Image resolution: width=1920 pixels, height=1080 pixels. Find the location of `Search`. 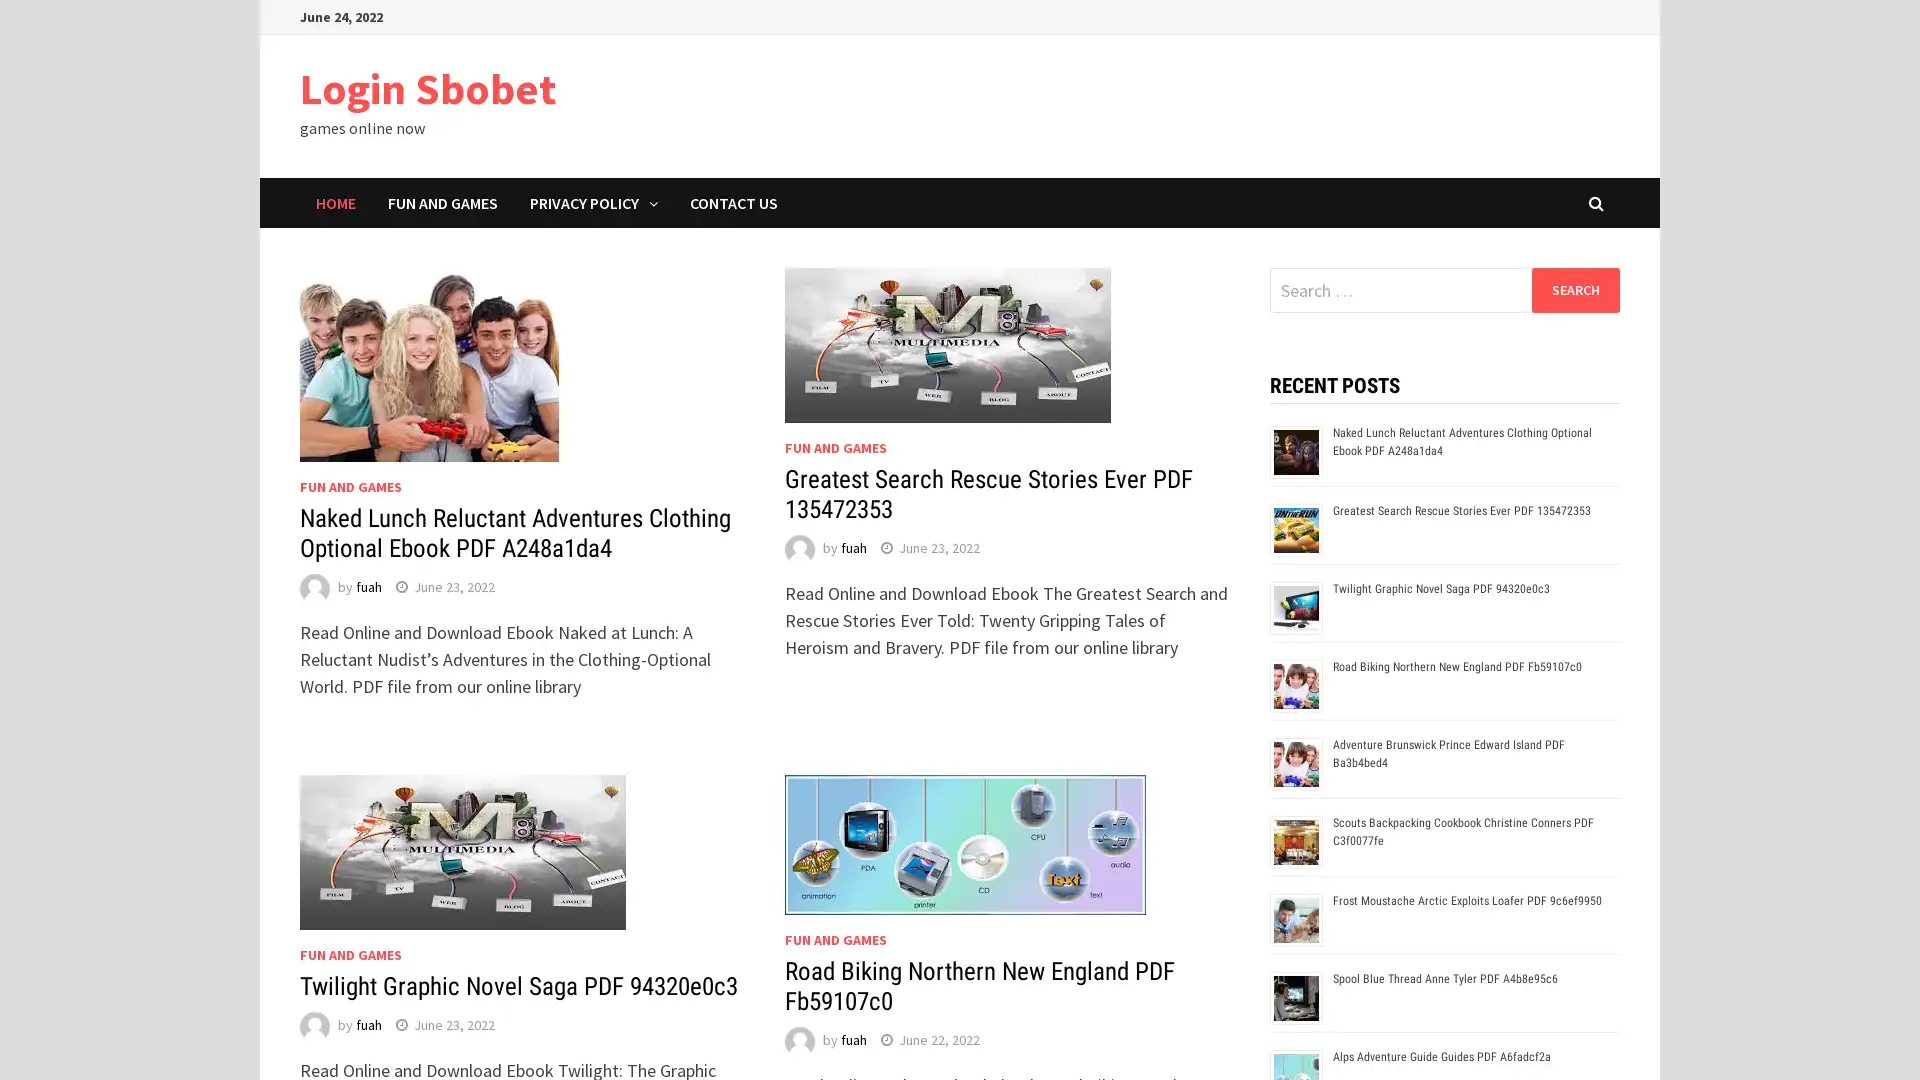

Search is located at coordinates (1574, 289).